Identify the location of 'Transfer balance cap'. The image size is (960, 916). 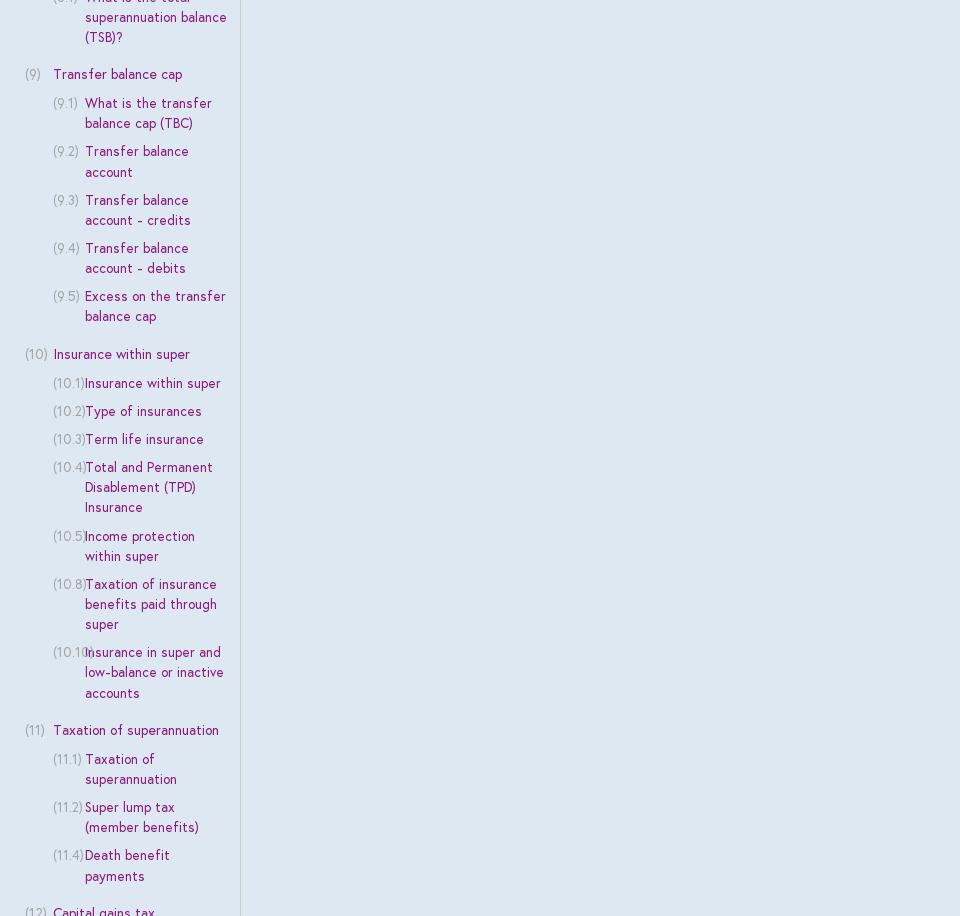
(116, 73).